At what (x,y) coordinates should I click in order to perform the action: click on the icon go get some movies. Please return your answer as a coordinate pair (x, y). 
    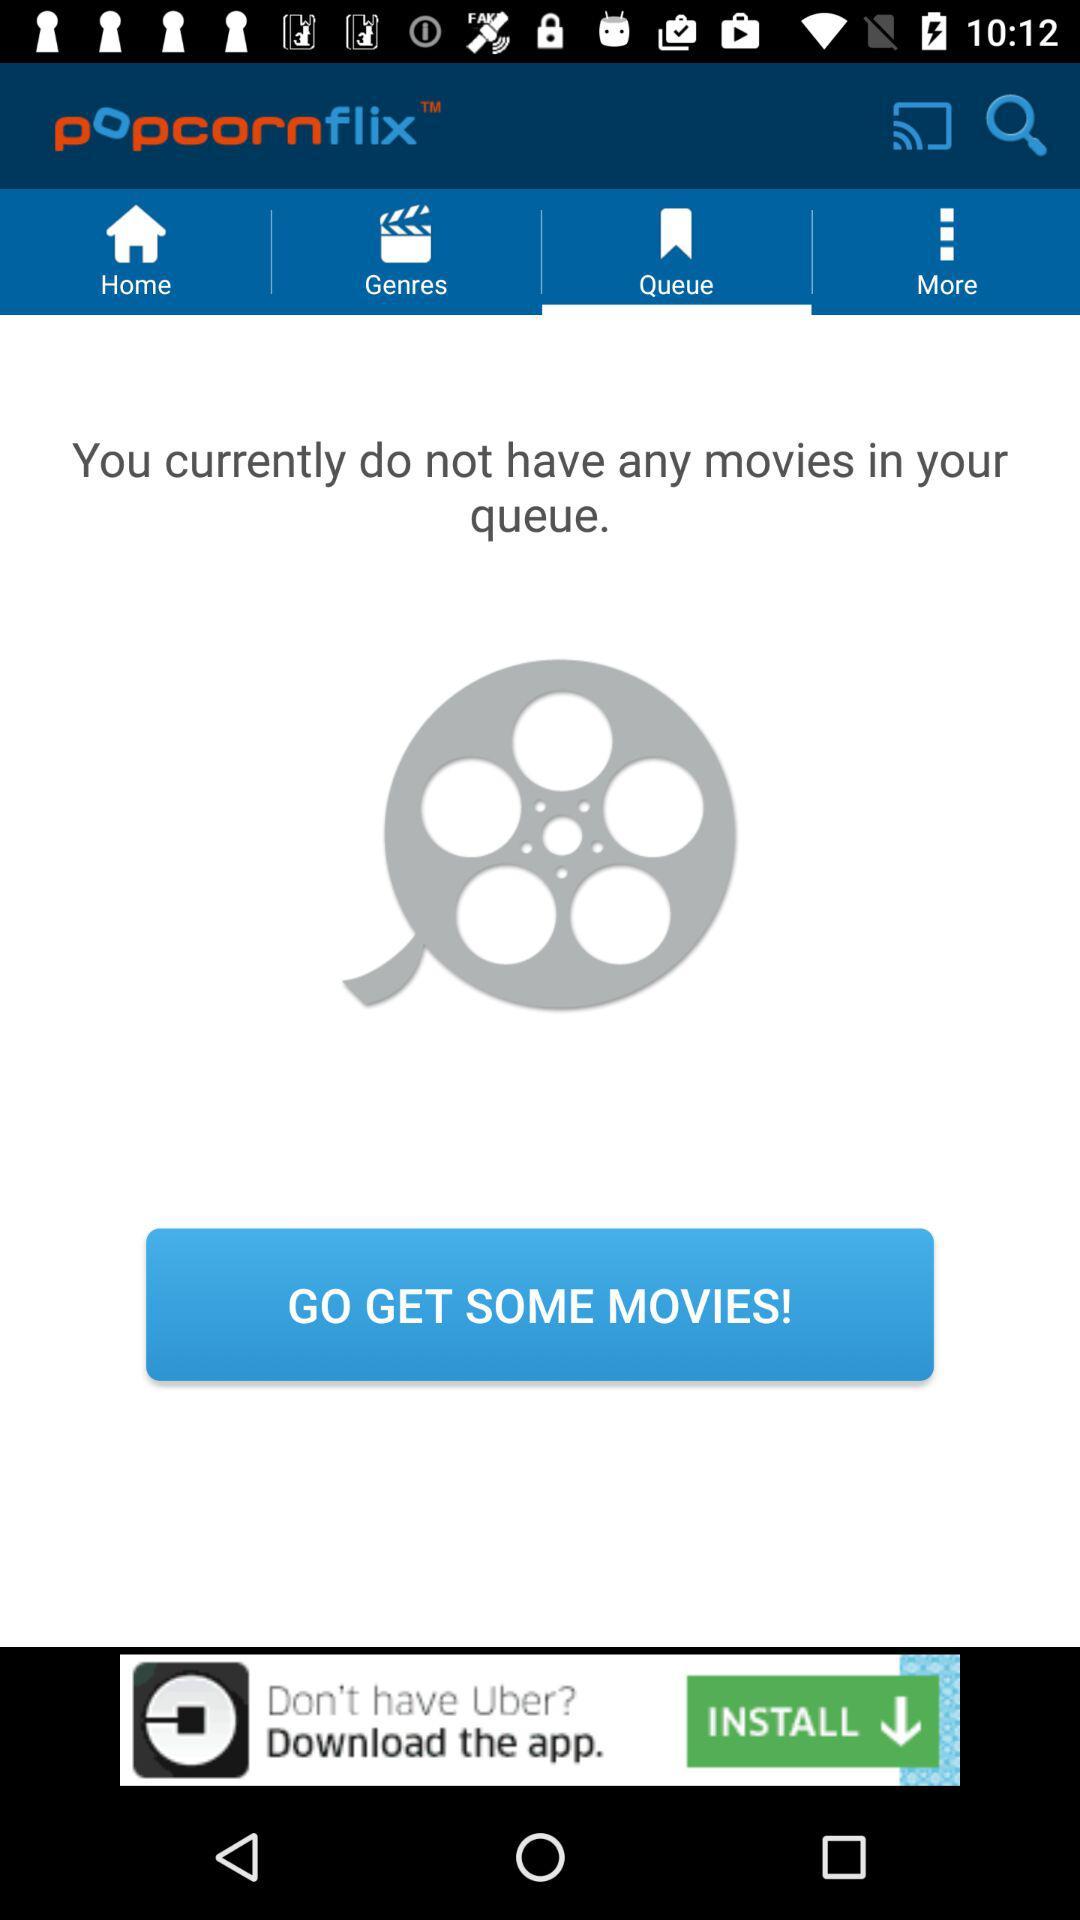
    Looking at the image, I should click on (540, 1305).